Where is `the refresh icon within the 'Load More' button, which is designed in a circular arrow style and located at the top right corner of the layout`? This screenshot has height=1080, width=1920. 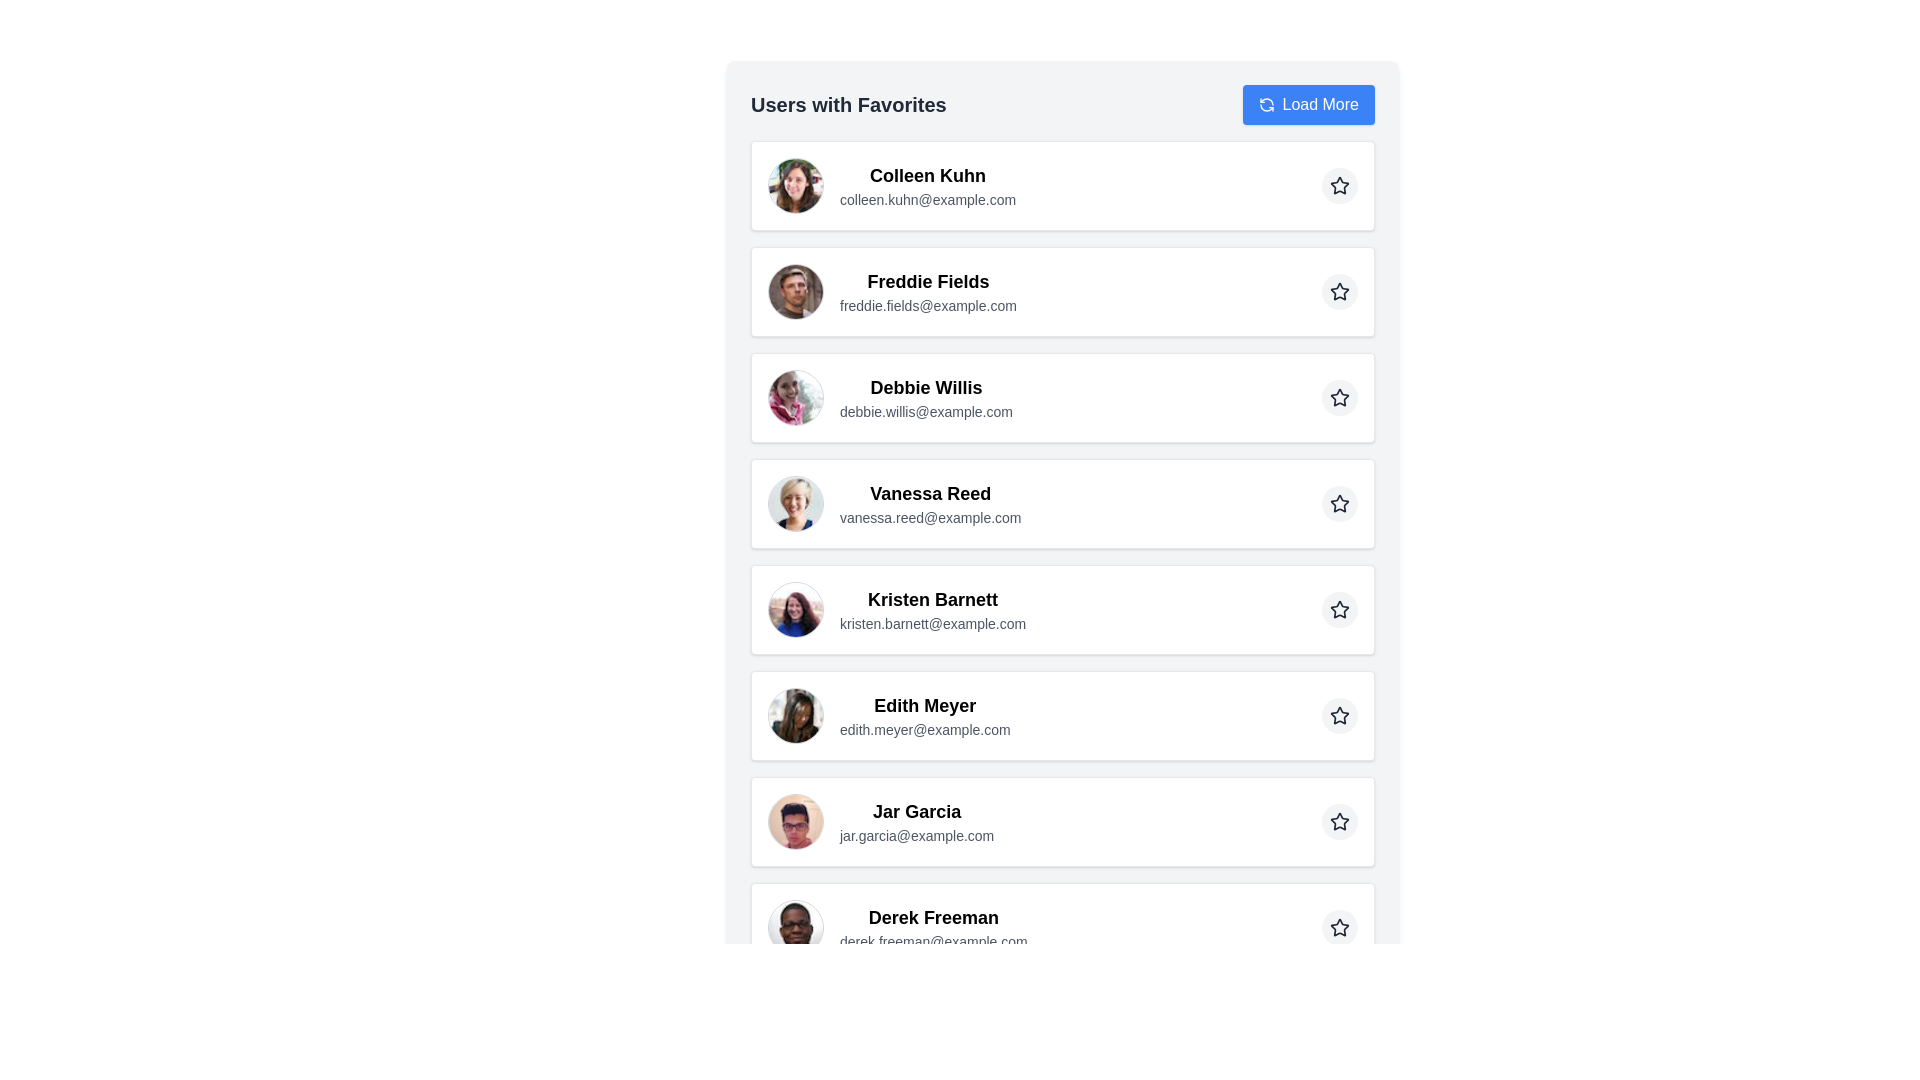 the refresh icon within the 'Load More' button, which is designed in a circular arrow style and located at the top right corner of the layout is located at coordinates (1265, 104).